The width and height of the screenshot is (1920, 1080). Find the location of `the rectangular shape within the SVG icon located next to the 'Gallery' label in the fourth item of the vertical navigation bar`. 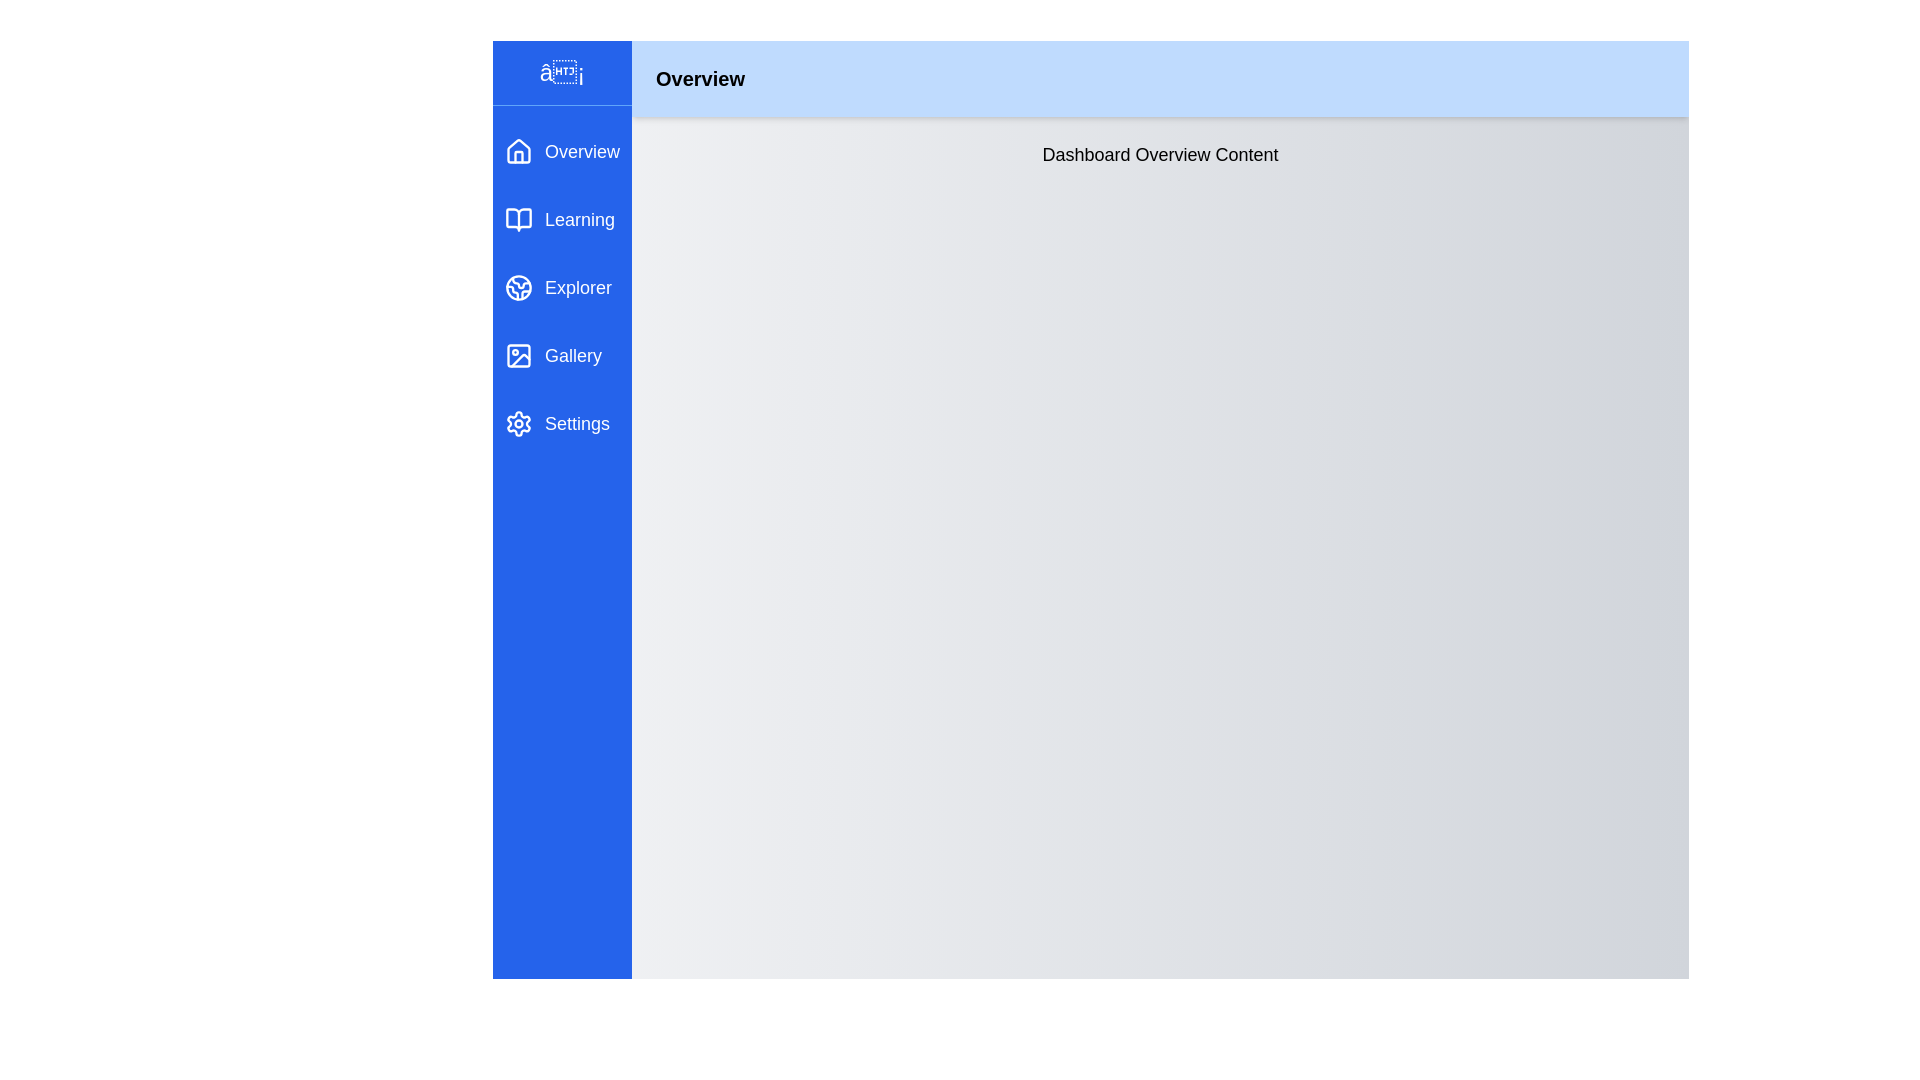

the rectangular shape within the SVG icon located next to the 'Gallery' label in the fourth item of the vertical navigation bar is located at coordinates (518, 354).